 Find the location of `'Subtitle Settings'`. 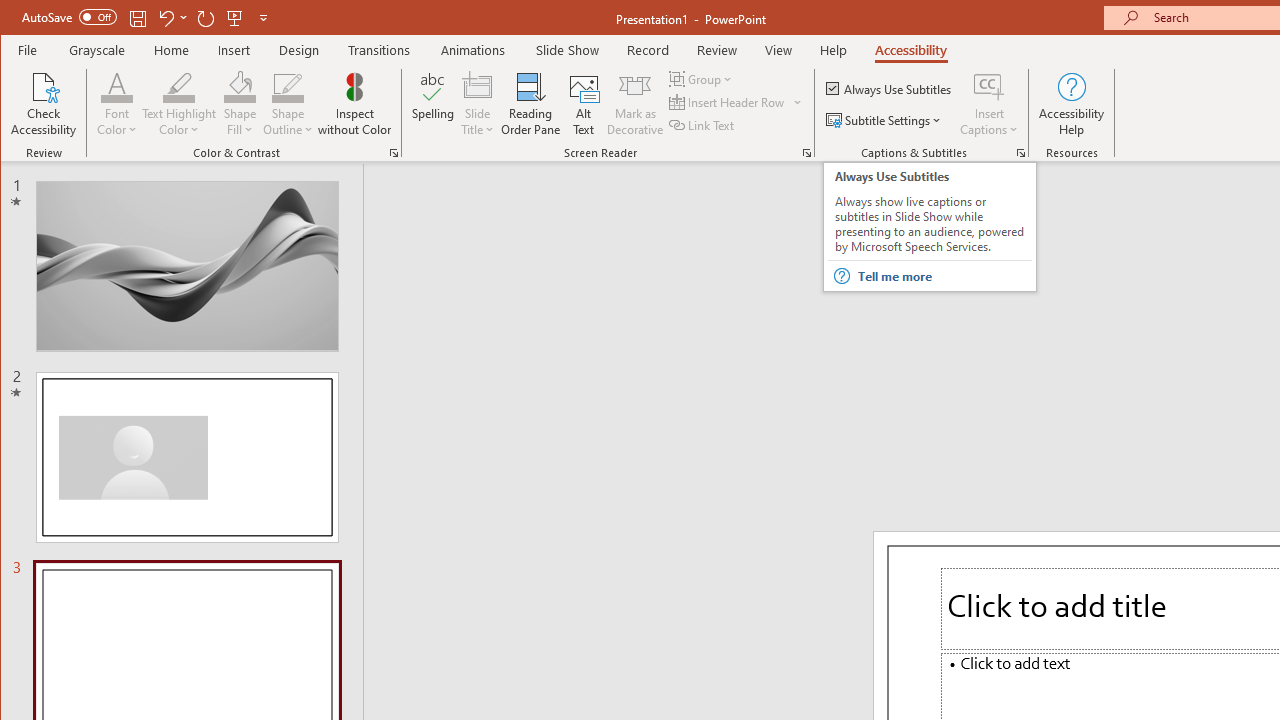

'Subtitle Settings' is located at coordinates (884, 120).